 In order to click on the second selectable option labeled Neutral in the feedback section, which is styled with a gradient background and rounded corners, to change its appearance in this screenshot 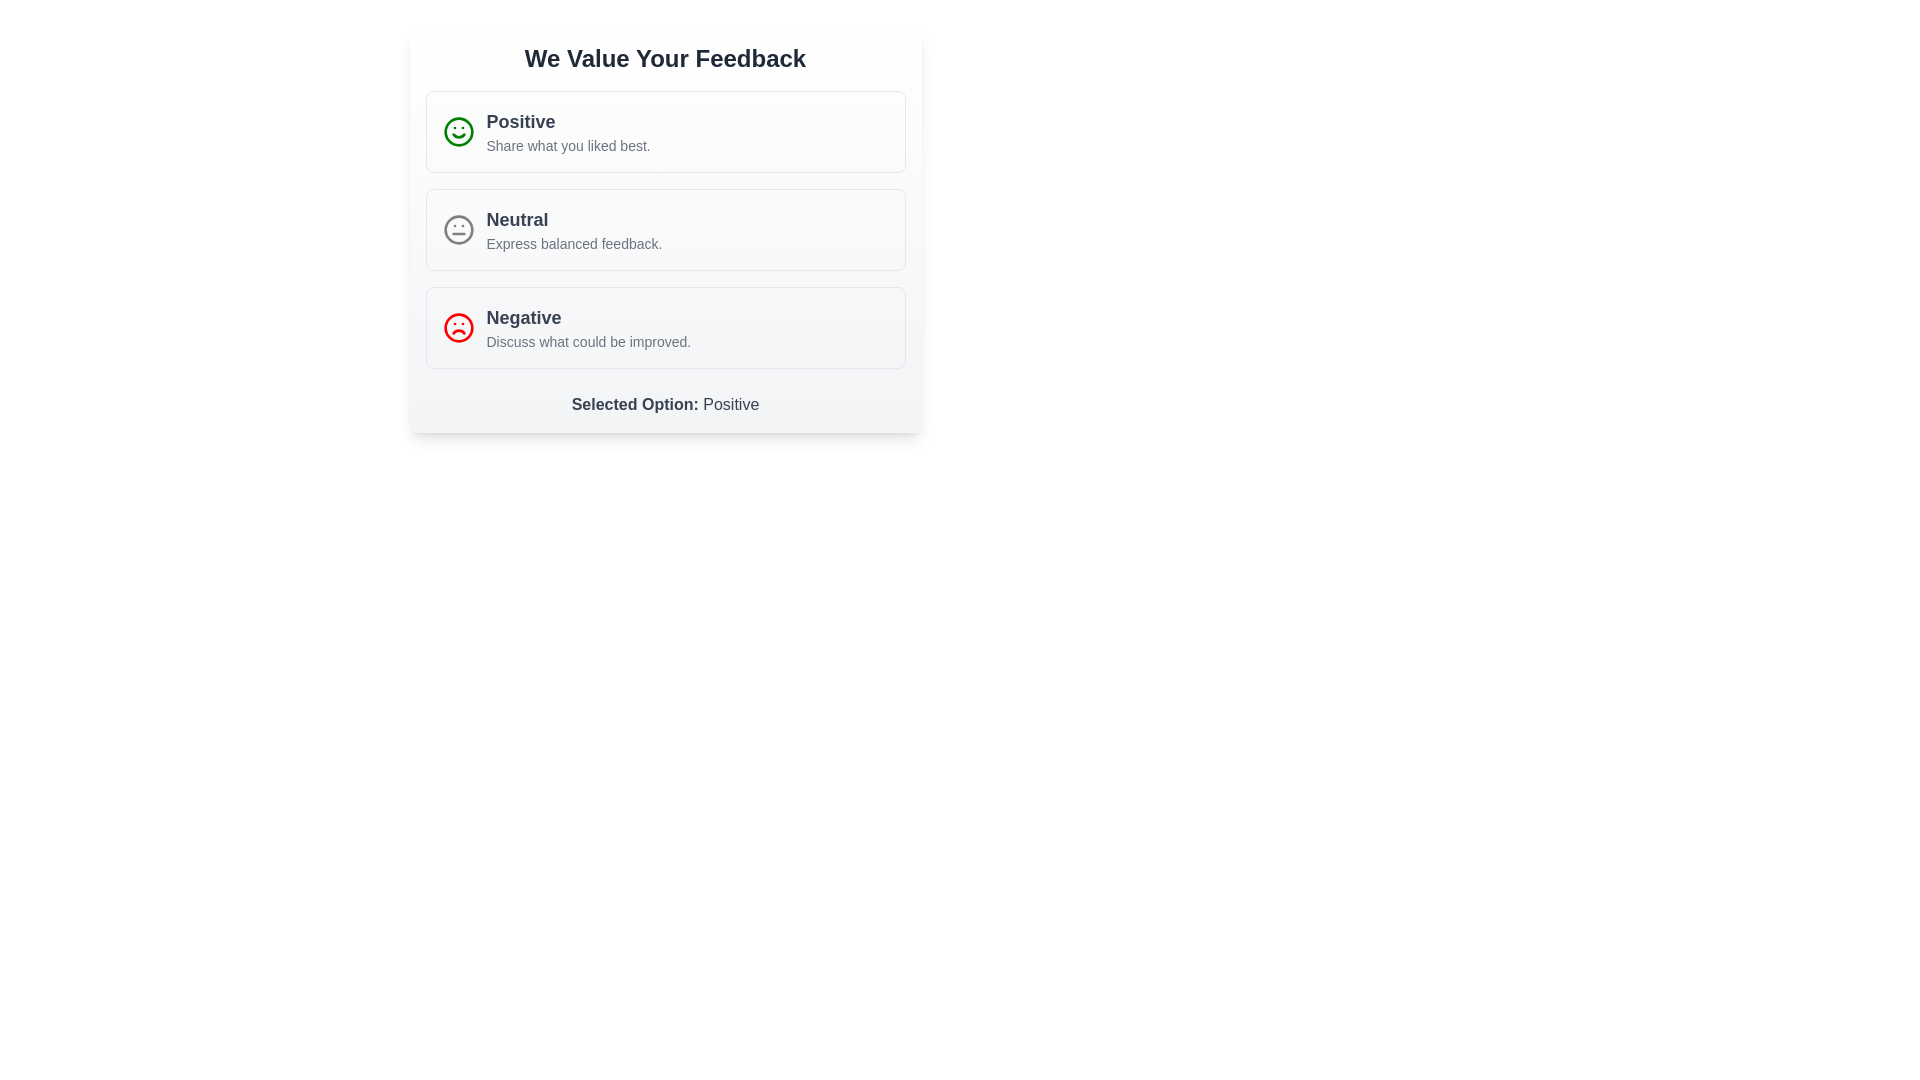, I will do `click(665, 229)`.